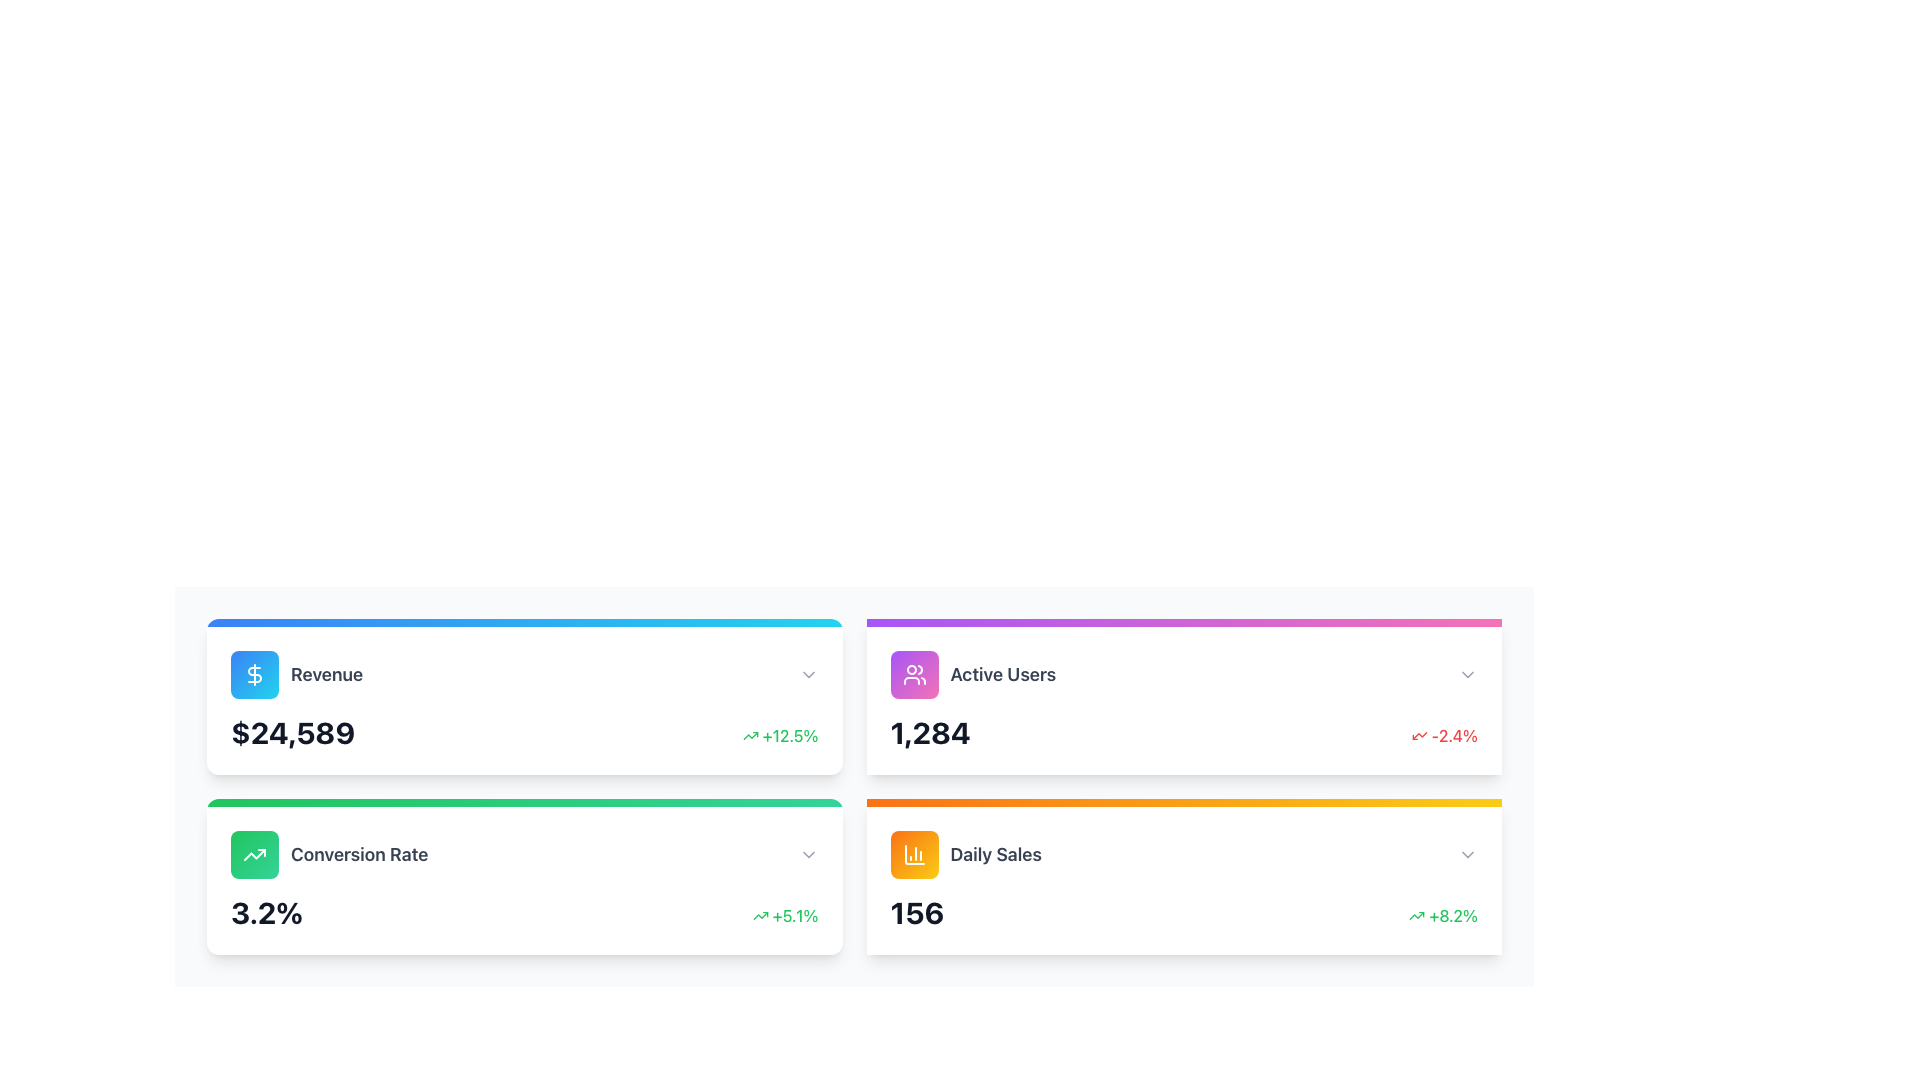  Describe the element at coordinates (779, 736) in the screenshot. I see `displayed percentage value next to the numeral '$24,589' within the 'Revenue' card, which indicates a positive change or growth` at that location.